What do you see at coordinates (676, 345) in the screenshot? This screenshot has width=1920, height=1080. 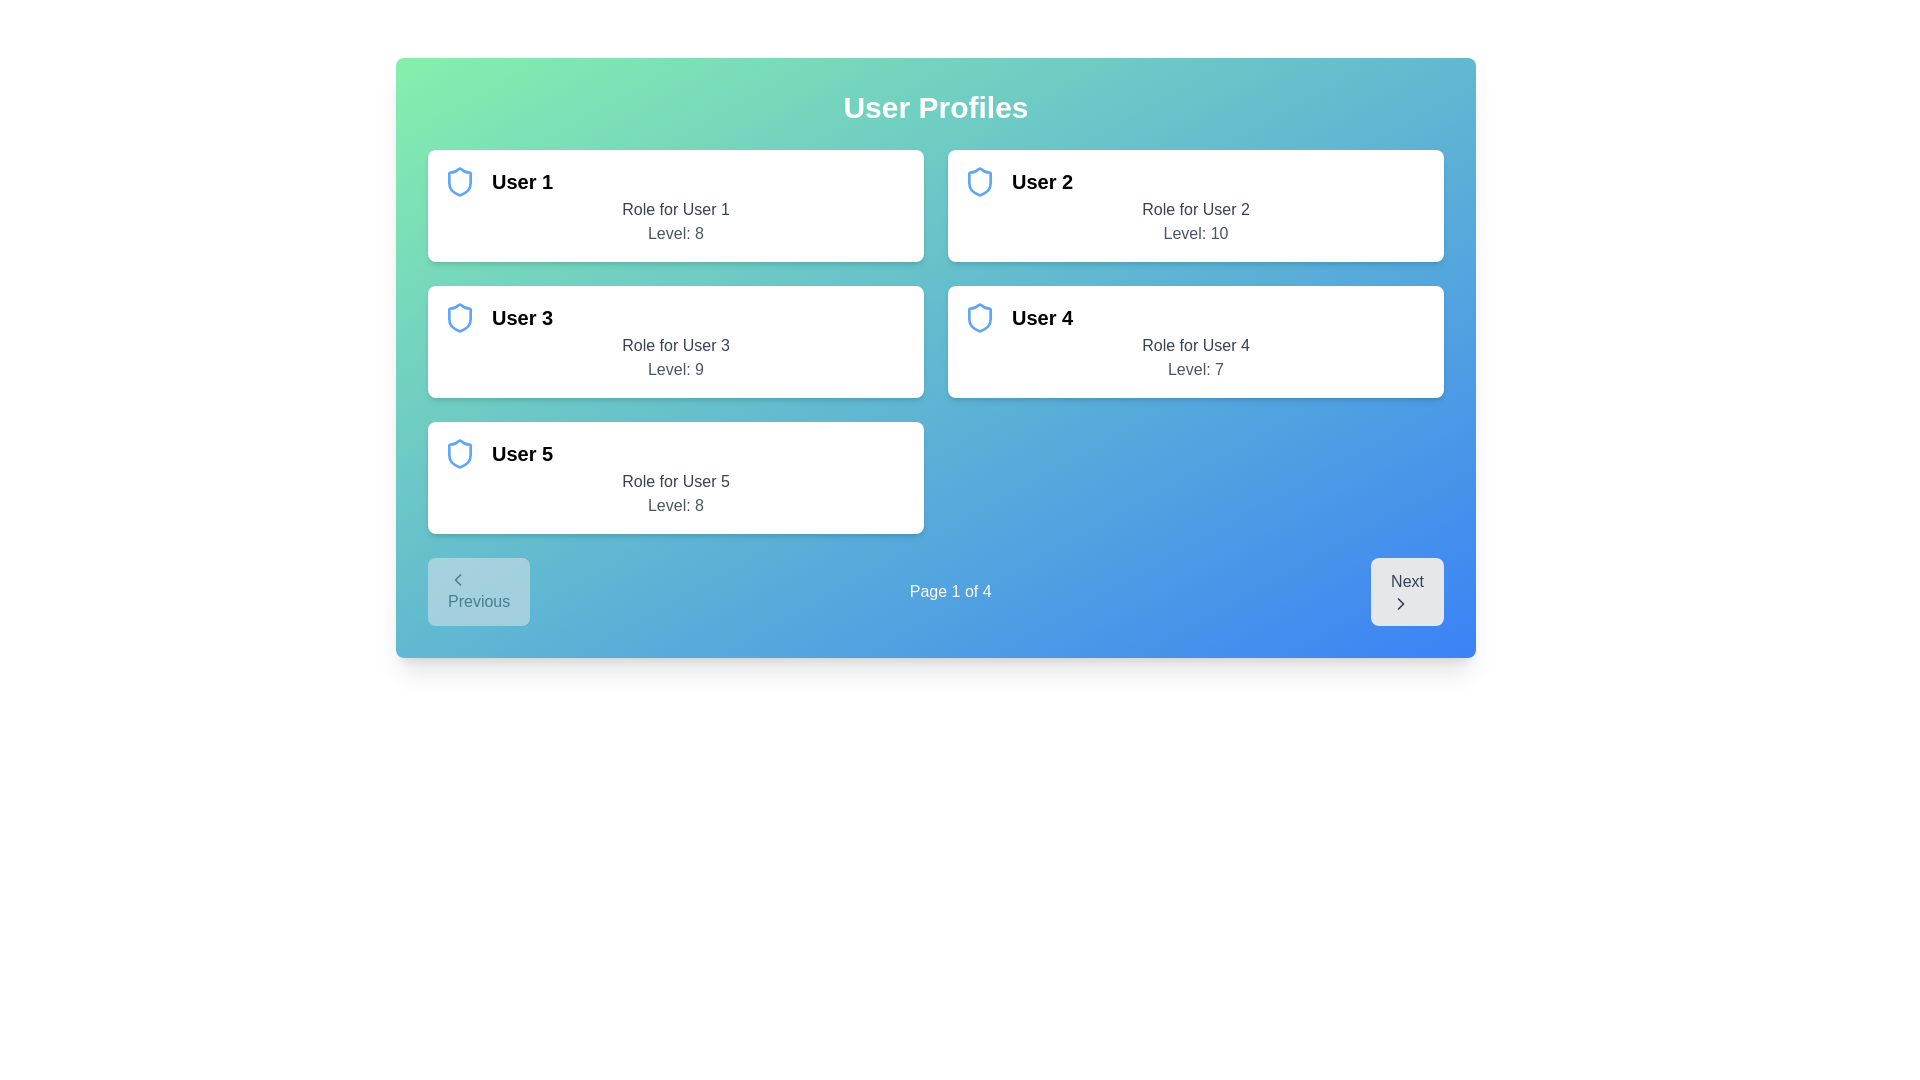 I see `the descriptive text label indicating the role assigned to 'User 3', which is positioned below the bold 'User 3' text and above the 'Level: 9' text within the user card` at bounding box center [676, 345].